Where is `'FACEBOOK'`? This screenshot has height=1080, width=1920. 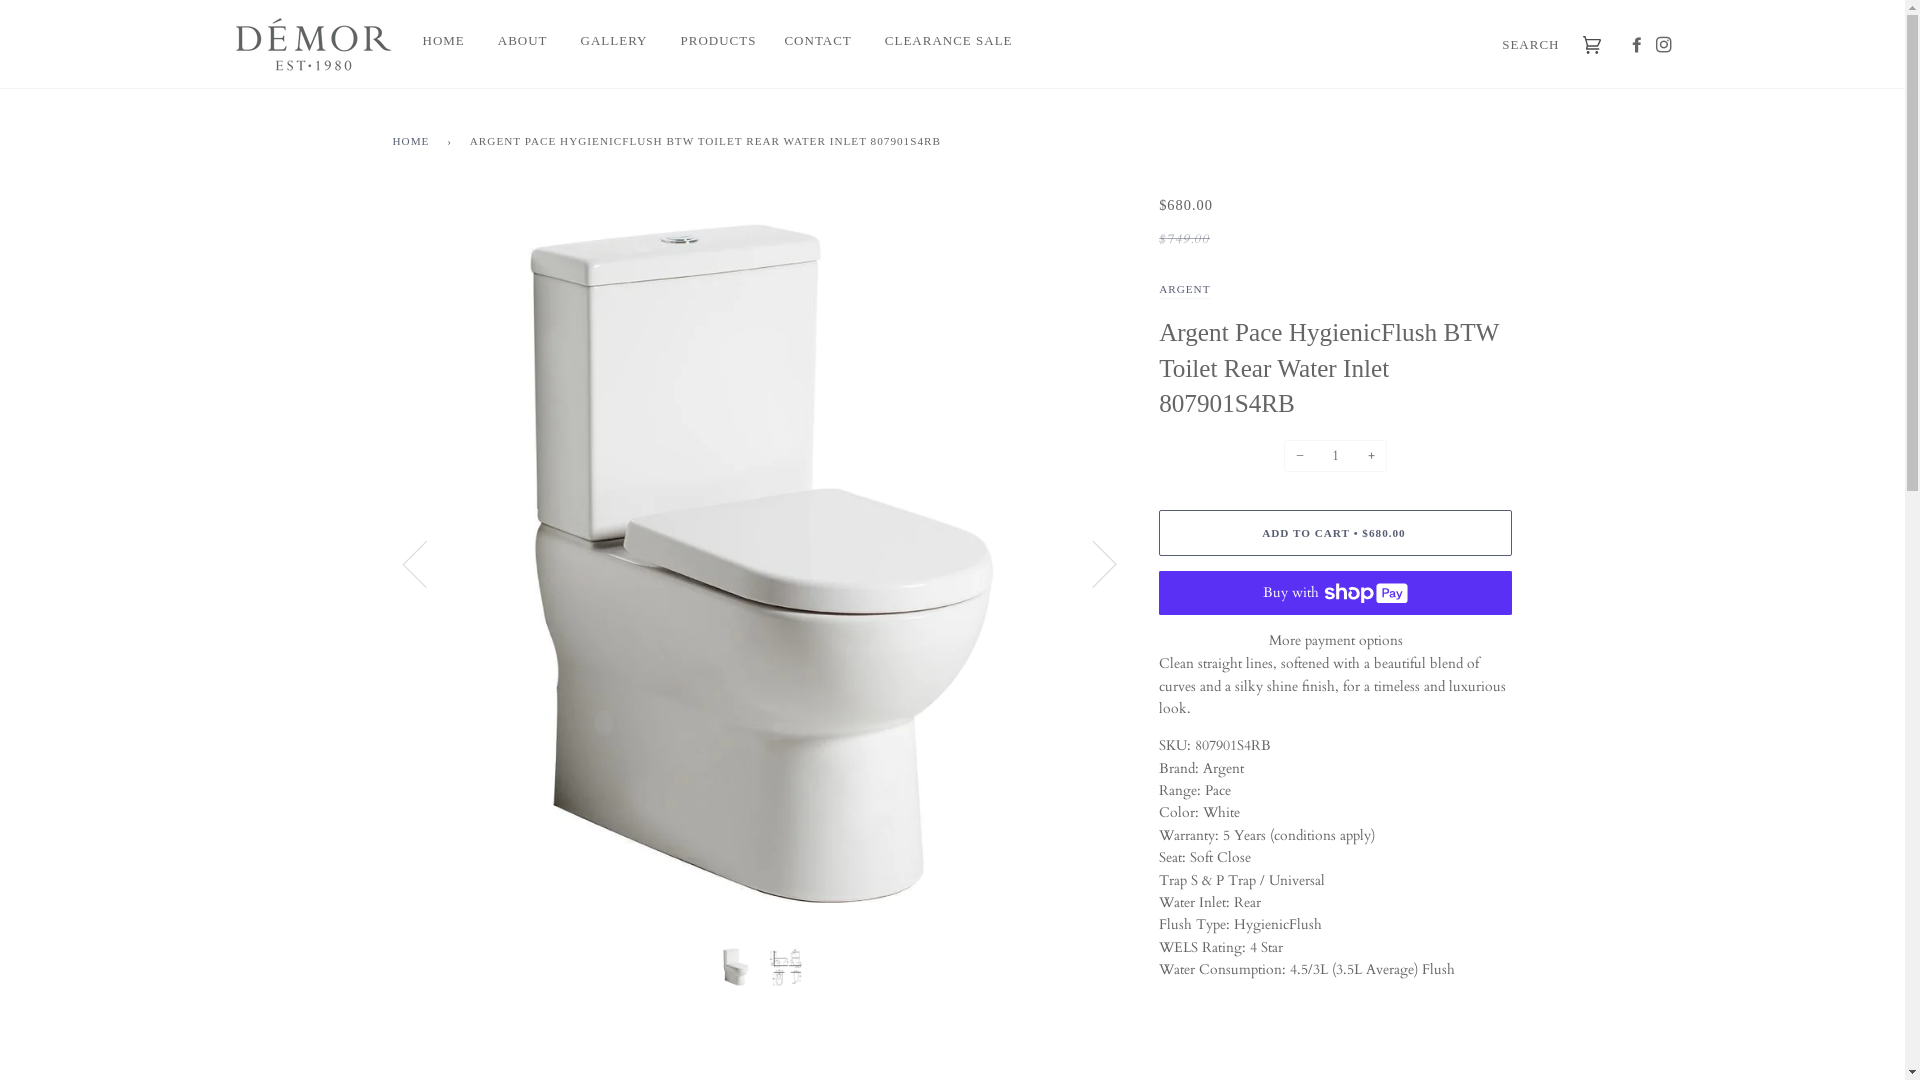
'FACEBOOK' is located at coordinates (1625, 45).